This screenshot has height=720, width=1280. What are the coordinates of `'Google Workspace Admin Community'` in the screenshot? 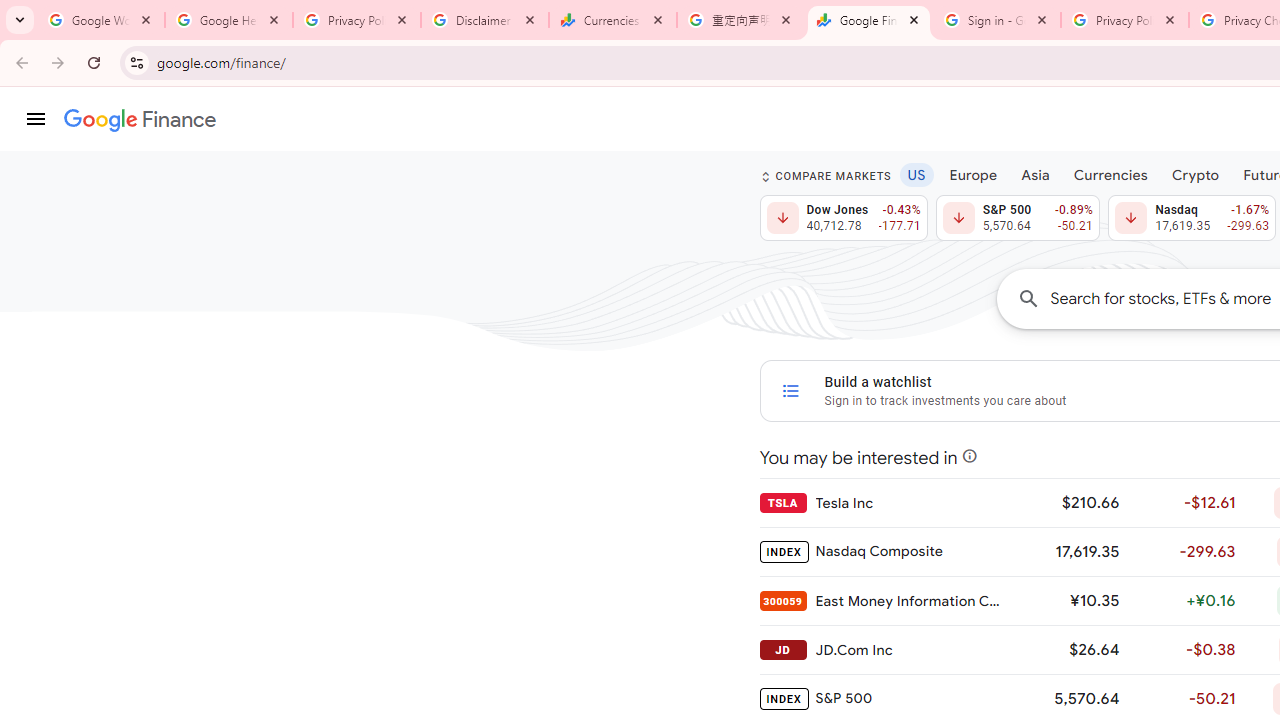 It's located at (100, 20).